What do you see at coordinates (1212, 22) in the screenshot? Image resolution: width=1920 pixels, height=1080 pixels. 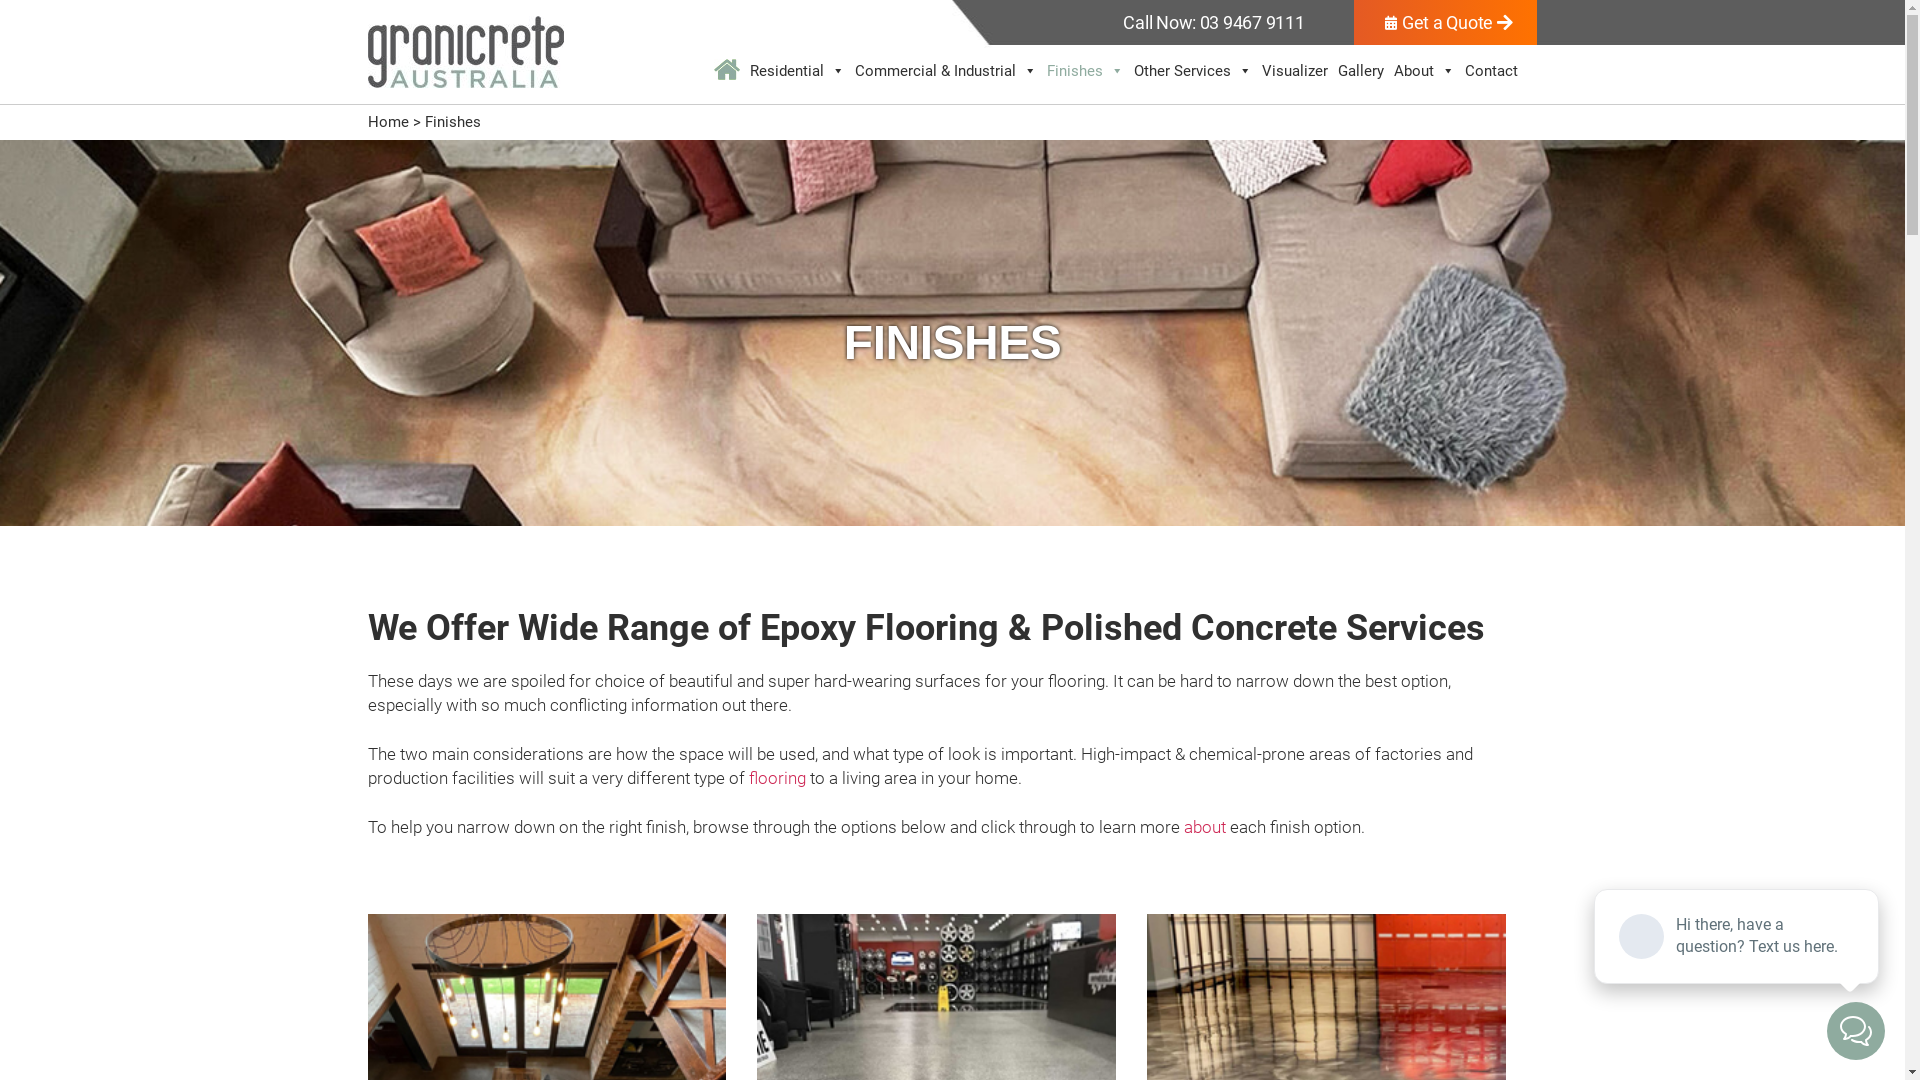 I see `'Call Now: 03 9467 9111'` at bounding box center [1212, 22].